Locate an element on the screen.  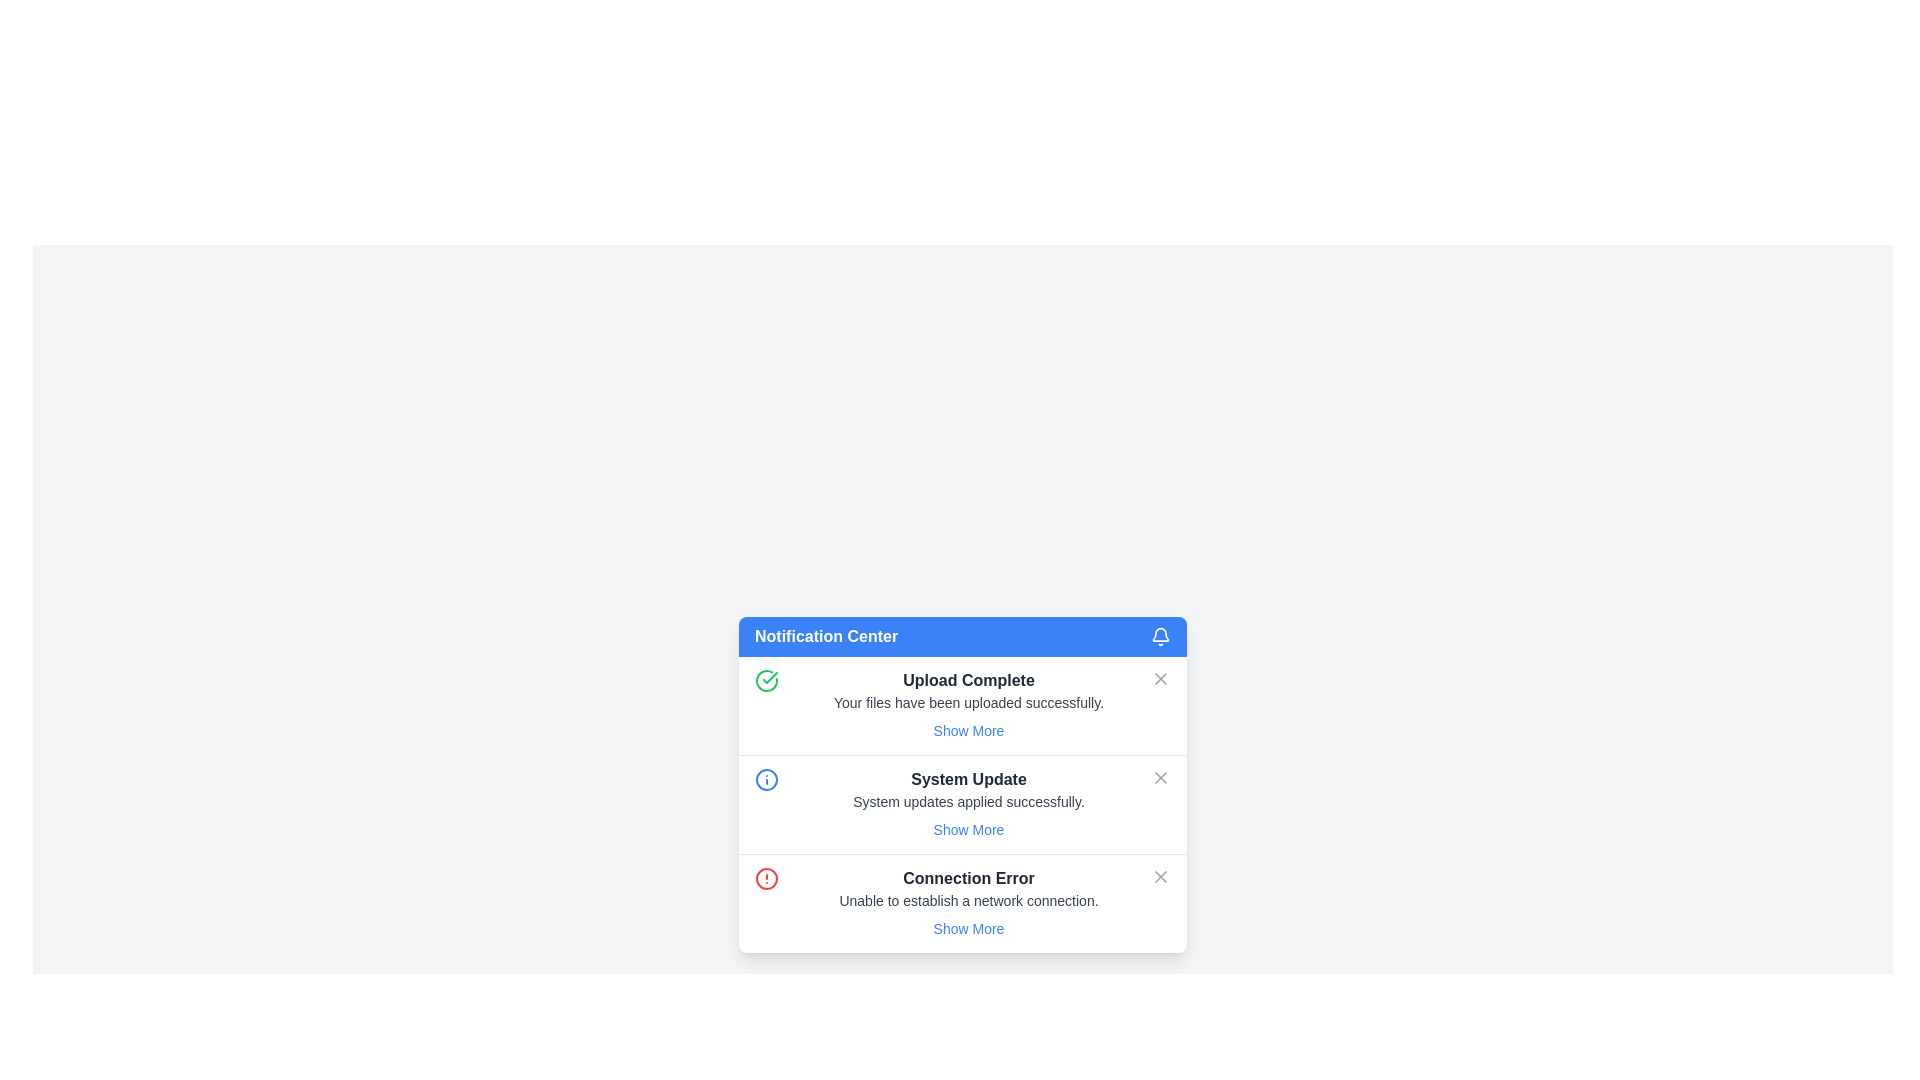
the dismiss button located at the top-right corner of the 'System Update' notification to change its color is located at coordinates (1161, 777).